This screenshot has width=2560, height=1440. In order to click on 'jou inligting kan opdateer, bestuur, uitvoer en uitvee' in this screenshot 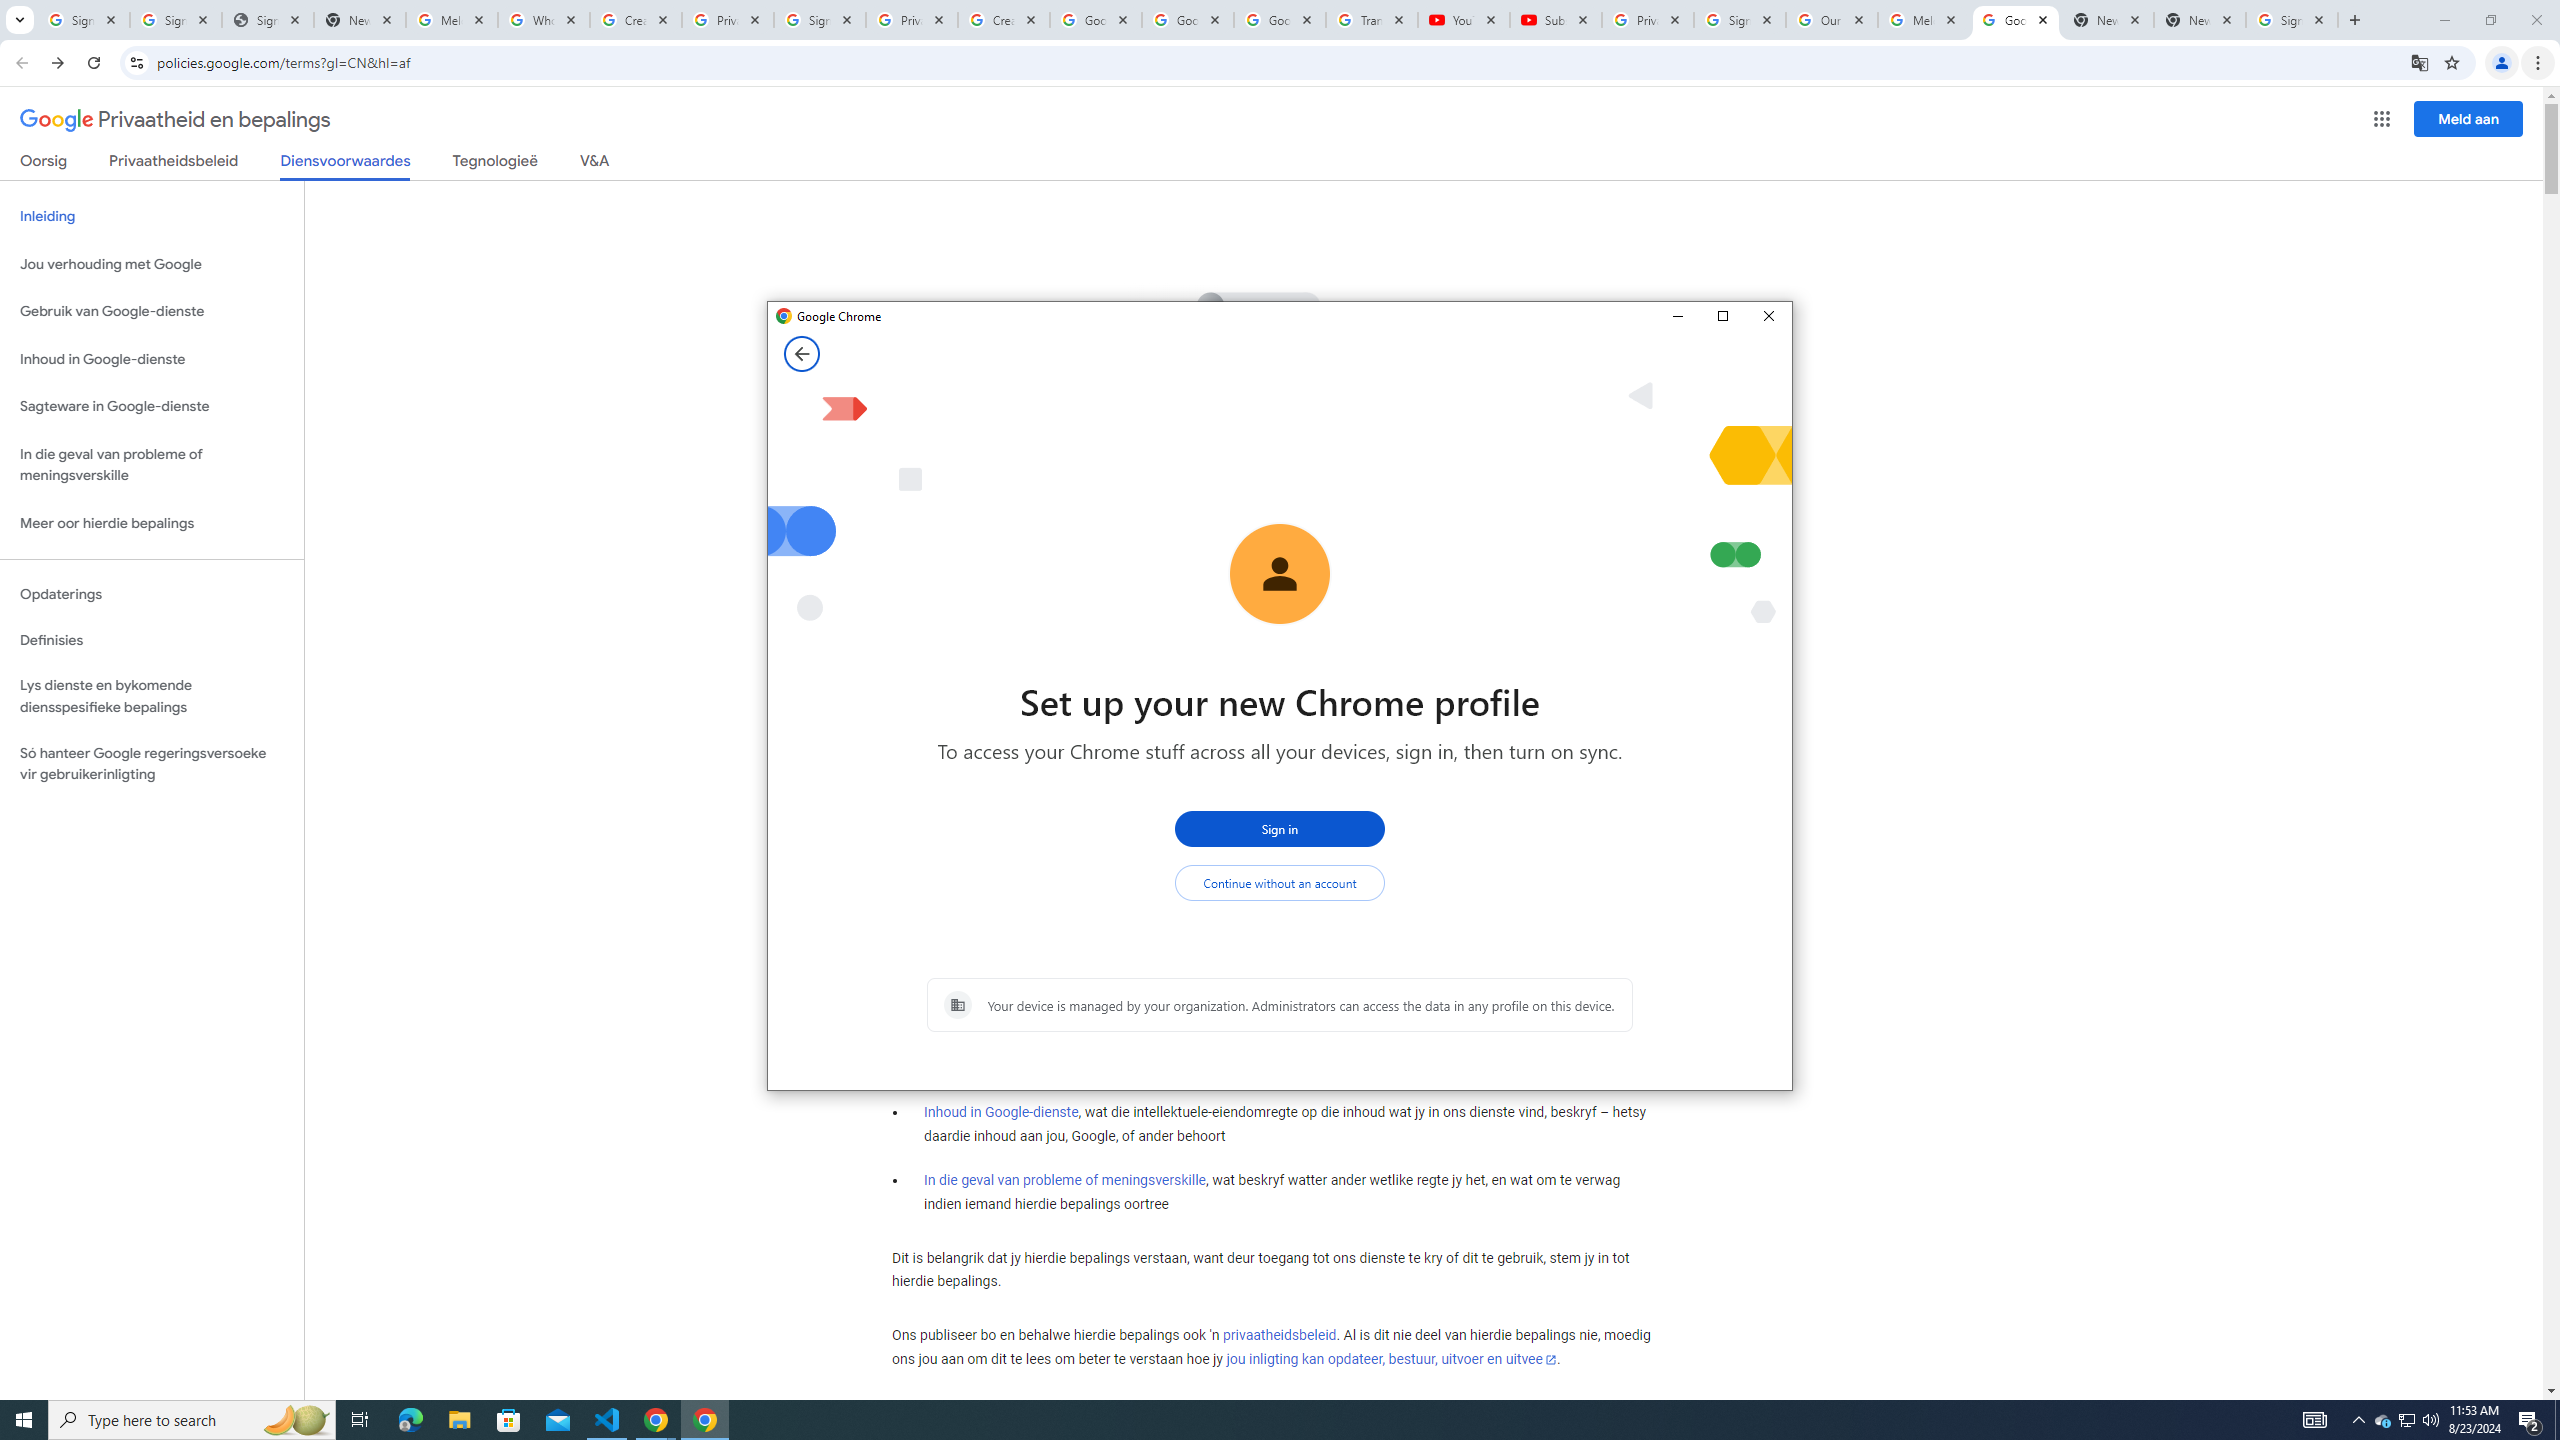, I will do `click(1390, 1359)`.